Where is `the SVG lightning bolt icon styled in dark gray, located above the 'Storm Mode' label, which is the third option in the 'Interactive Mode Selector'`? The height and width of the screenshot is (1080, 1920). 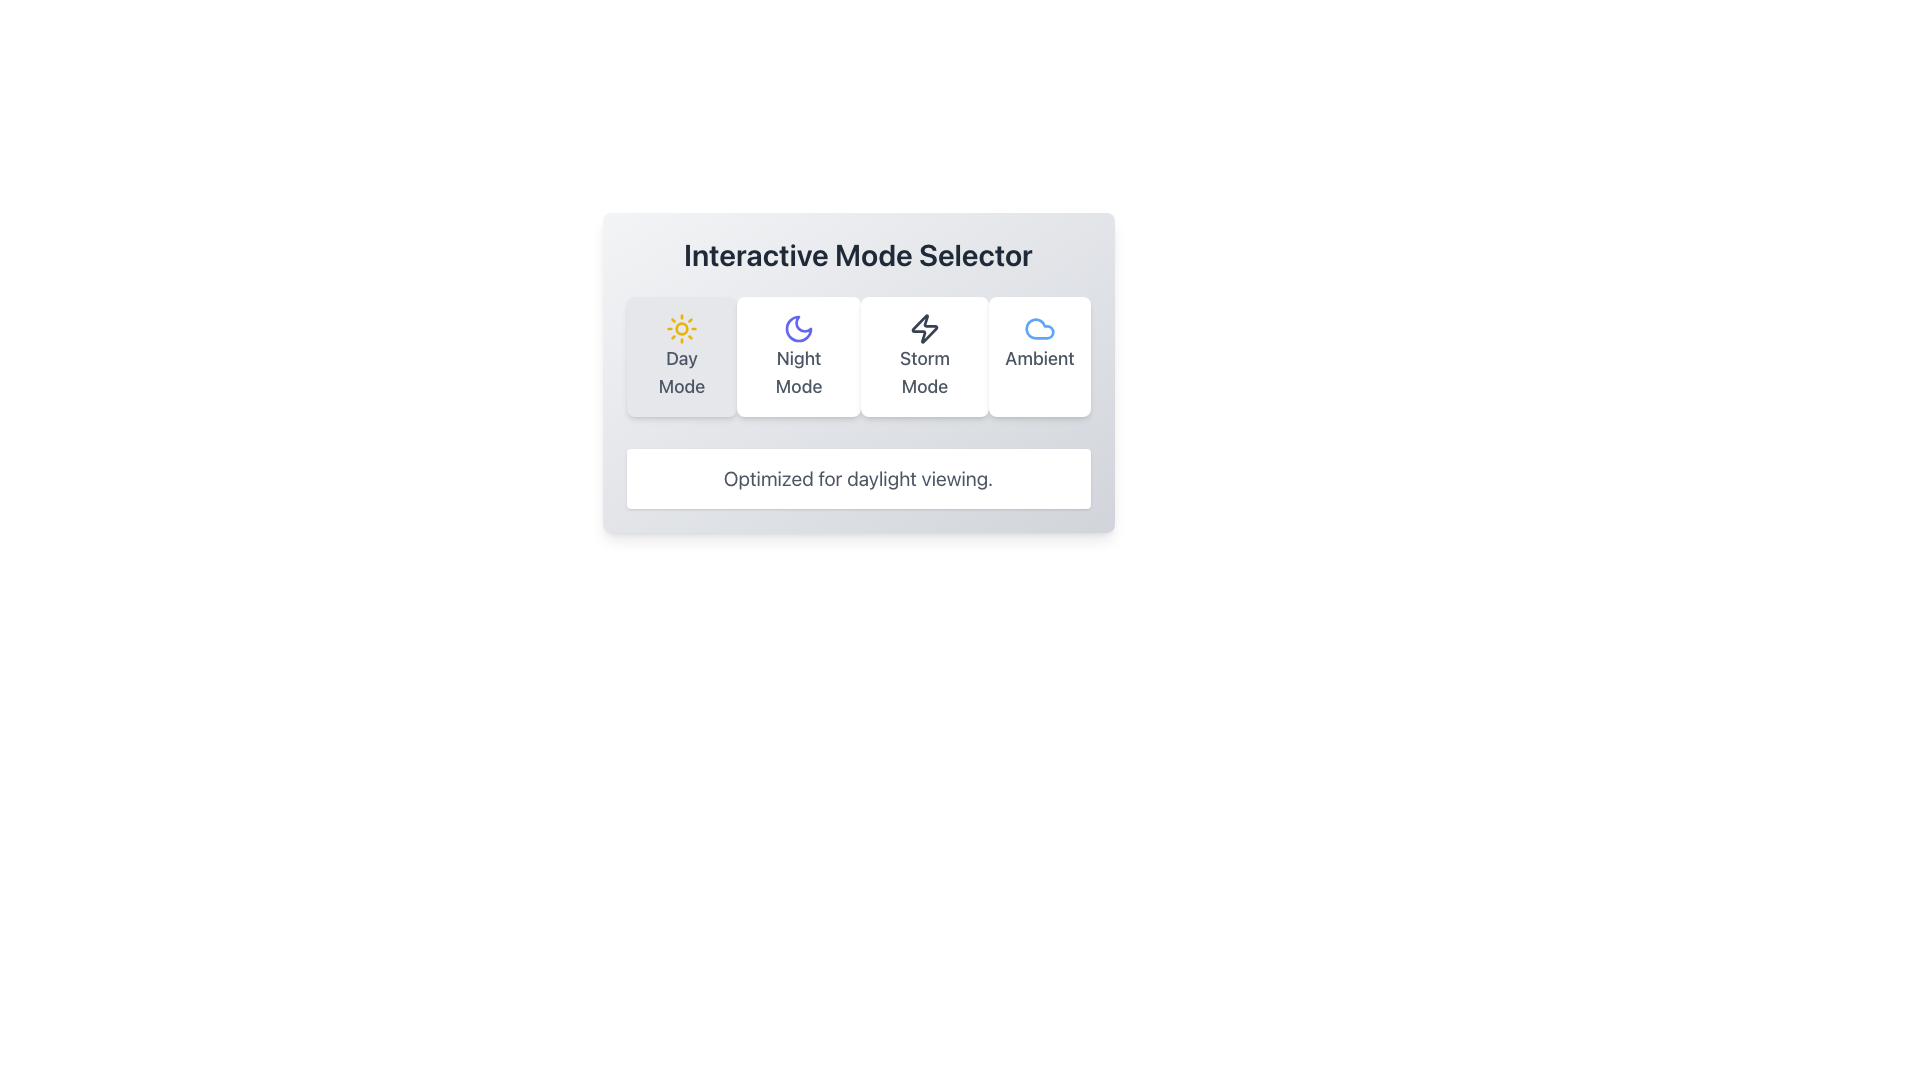 the SVG lightning bolt icon styled in dark gray, located above the 'Storm Mode' label, which is the third option in the 'Interactive Mode Selector' is located at coordinates (924, 327).